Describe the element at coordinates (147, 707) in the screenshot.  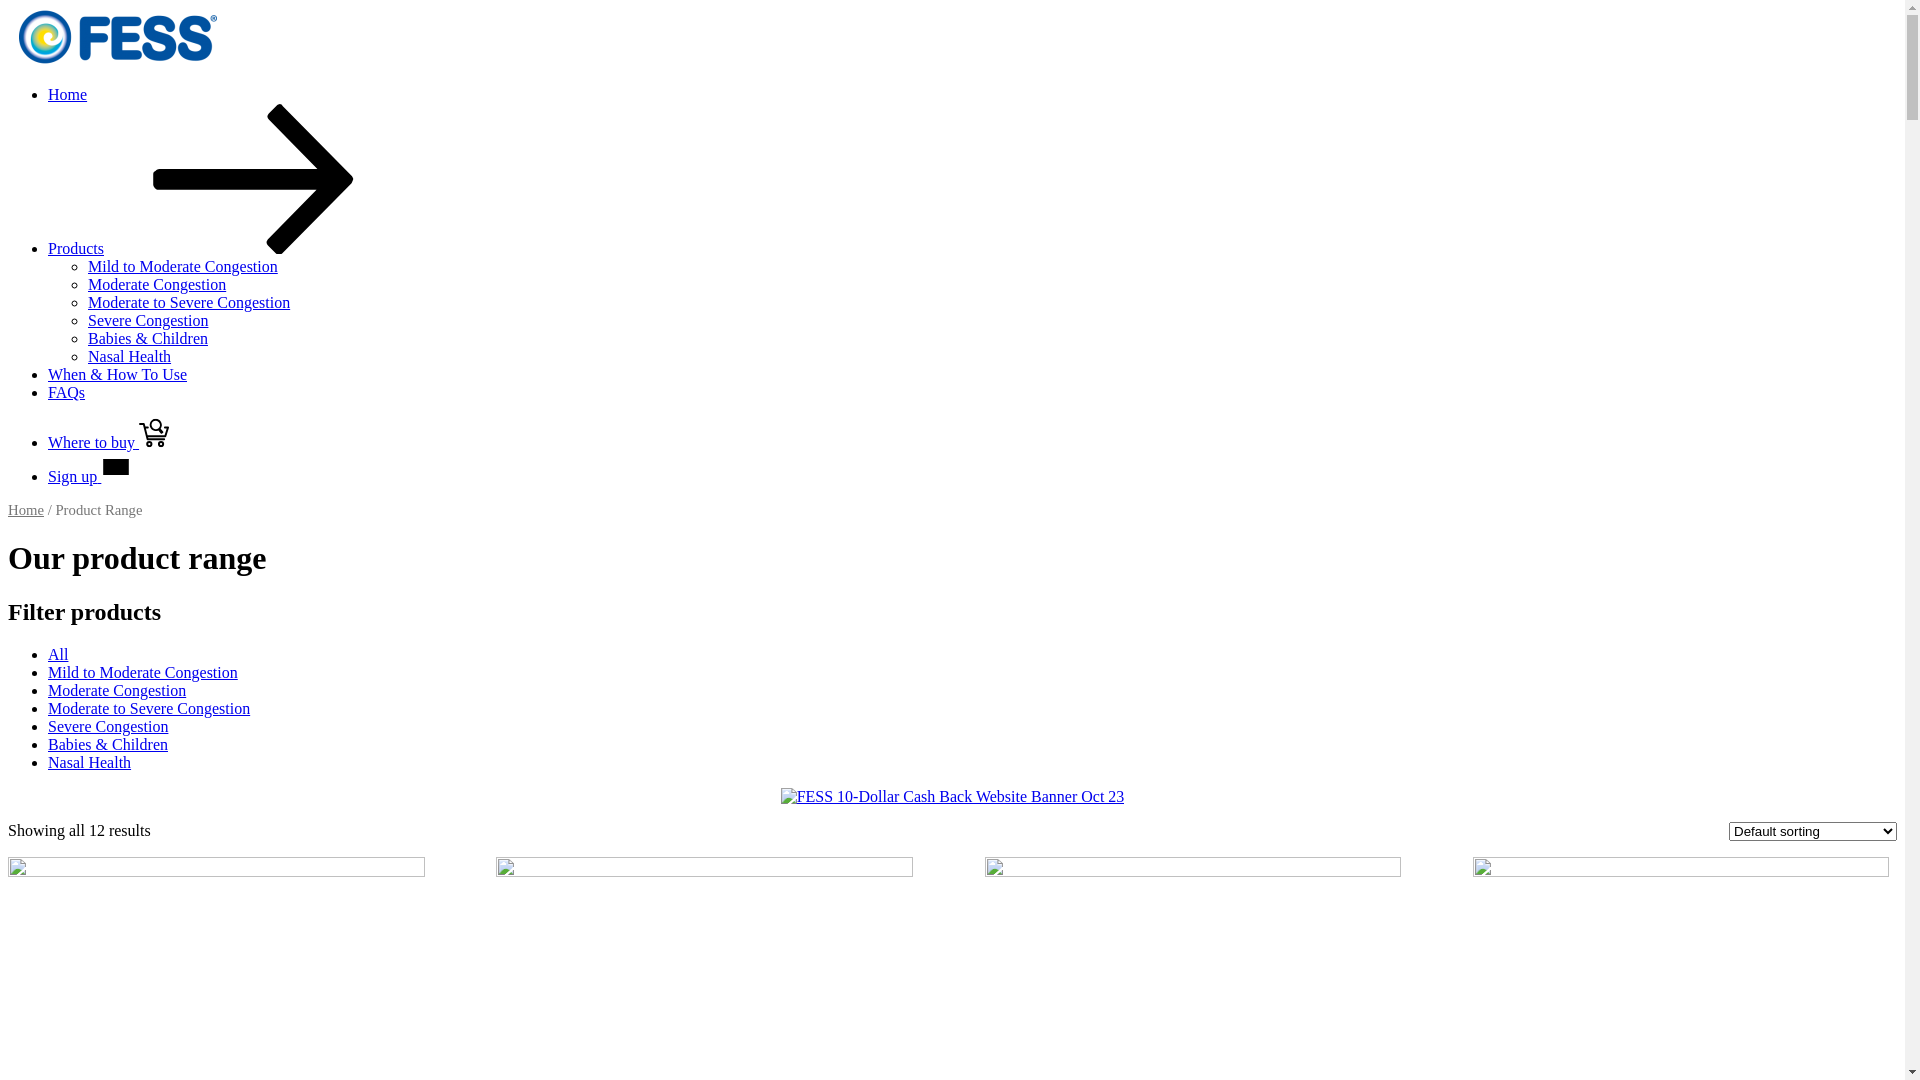
I see `'Moderate to Severe Congestion'` at that location.